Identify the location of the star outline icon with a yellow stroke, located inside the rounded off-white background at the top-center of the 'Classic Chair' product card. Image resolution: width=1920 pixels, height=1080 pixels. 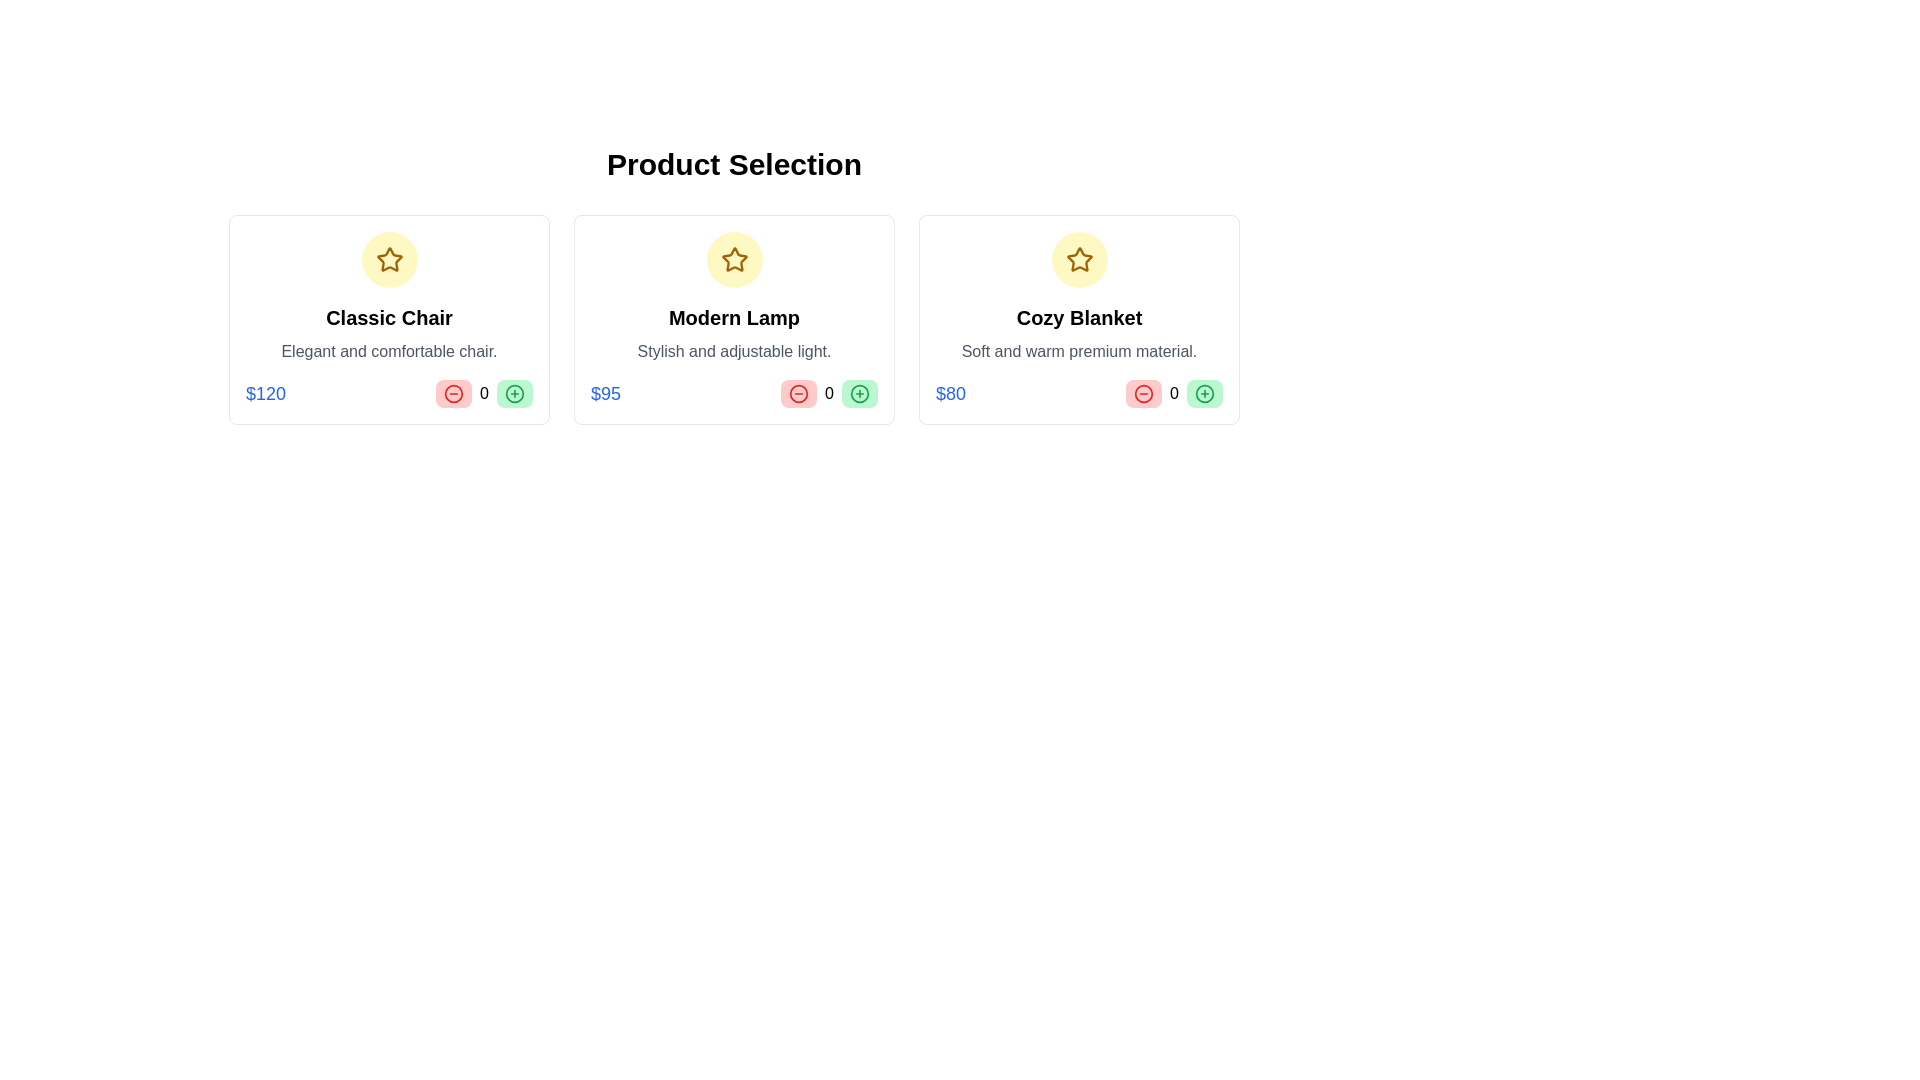
(389, 258).